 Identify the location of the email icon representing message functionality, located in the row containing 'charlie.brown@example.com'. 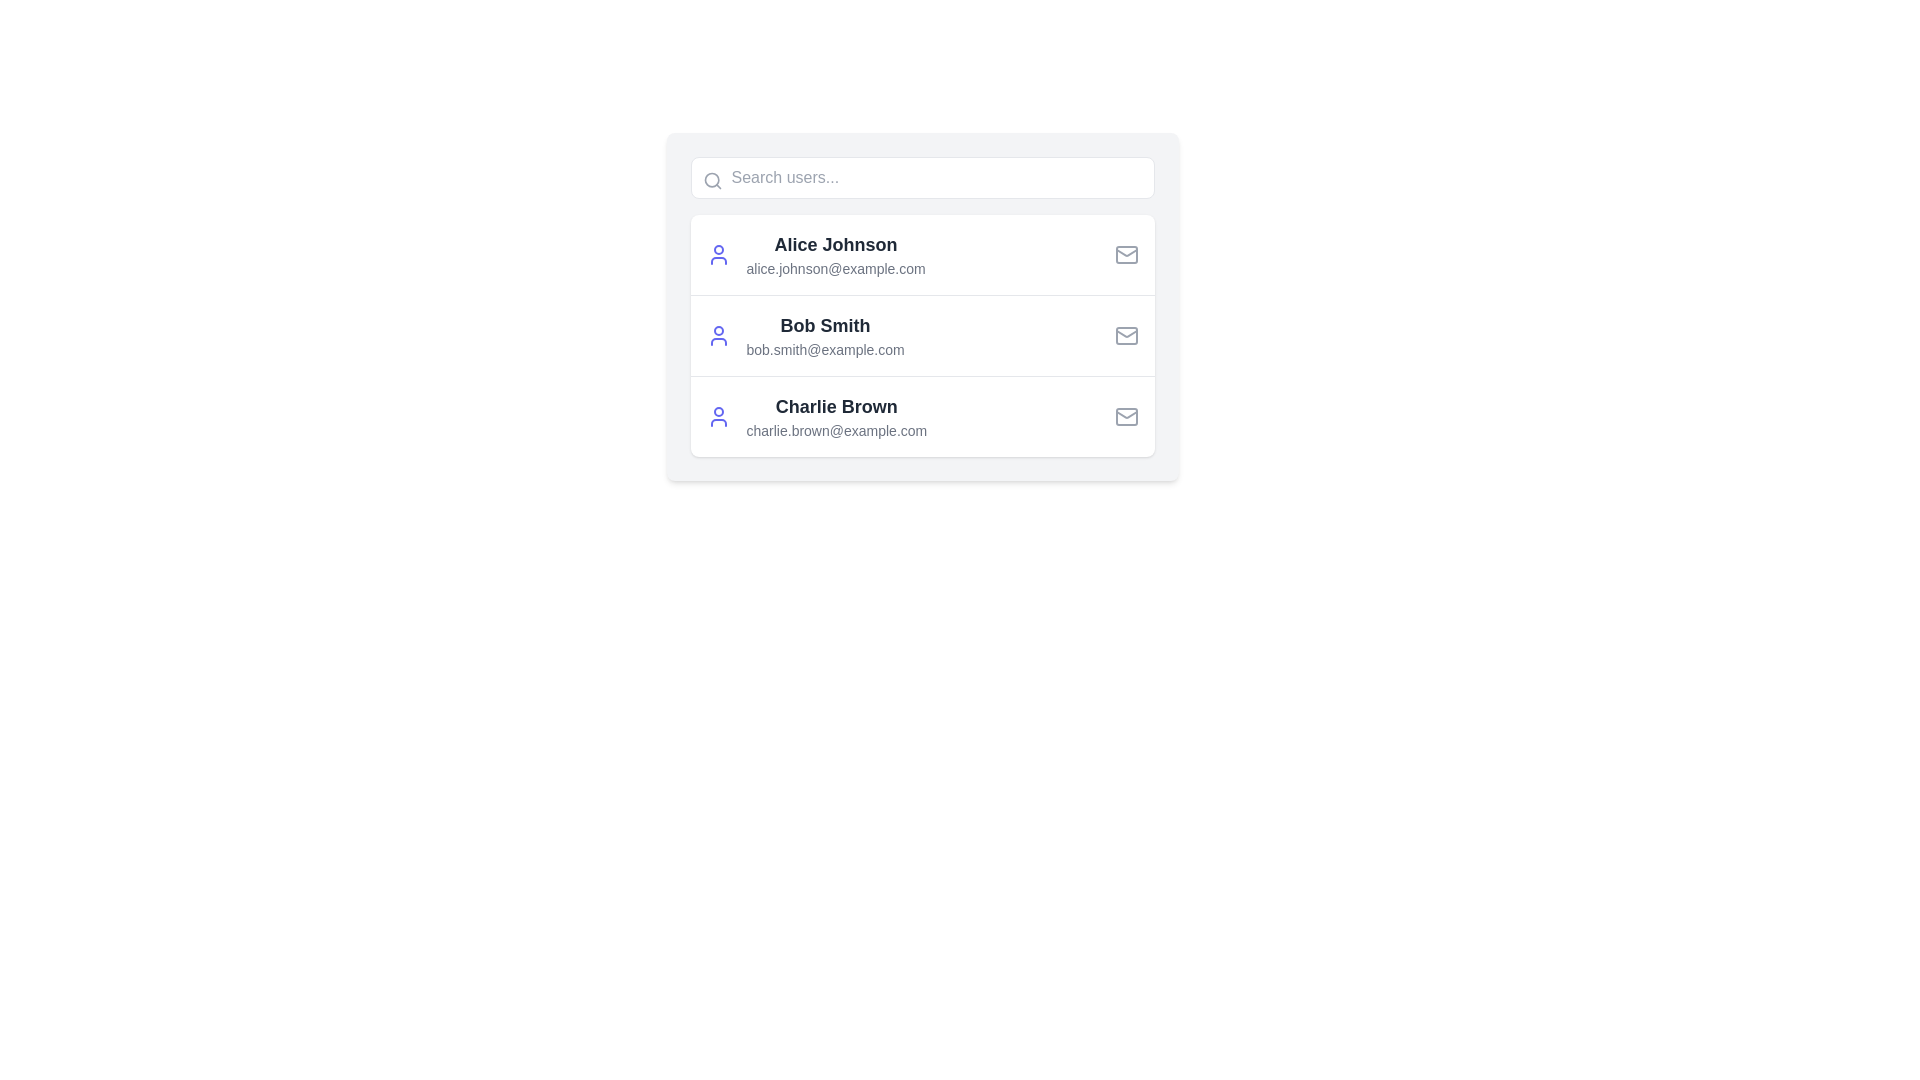
(1126, 415).